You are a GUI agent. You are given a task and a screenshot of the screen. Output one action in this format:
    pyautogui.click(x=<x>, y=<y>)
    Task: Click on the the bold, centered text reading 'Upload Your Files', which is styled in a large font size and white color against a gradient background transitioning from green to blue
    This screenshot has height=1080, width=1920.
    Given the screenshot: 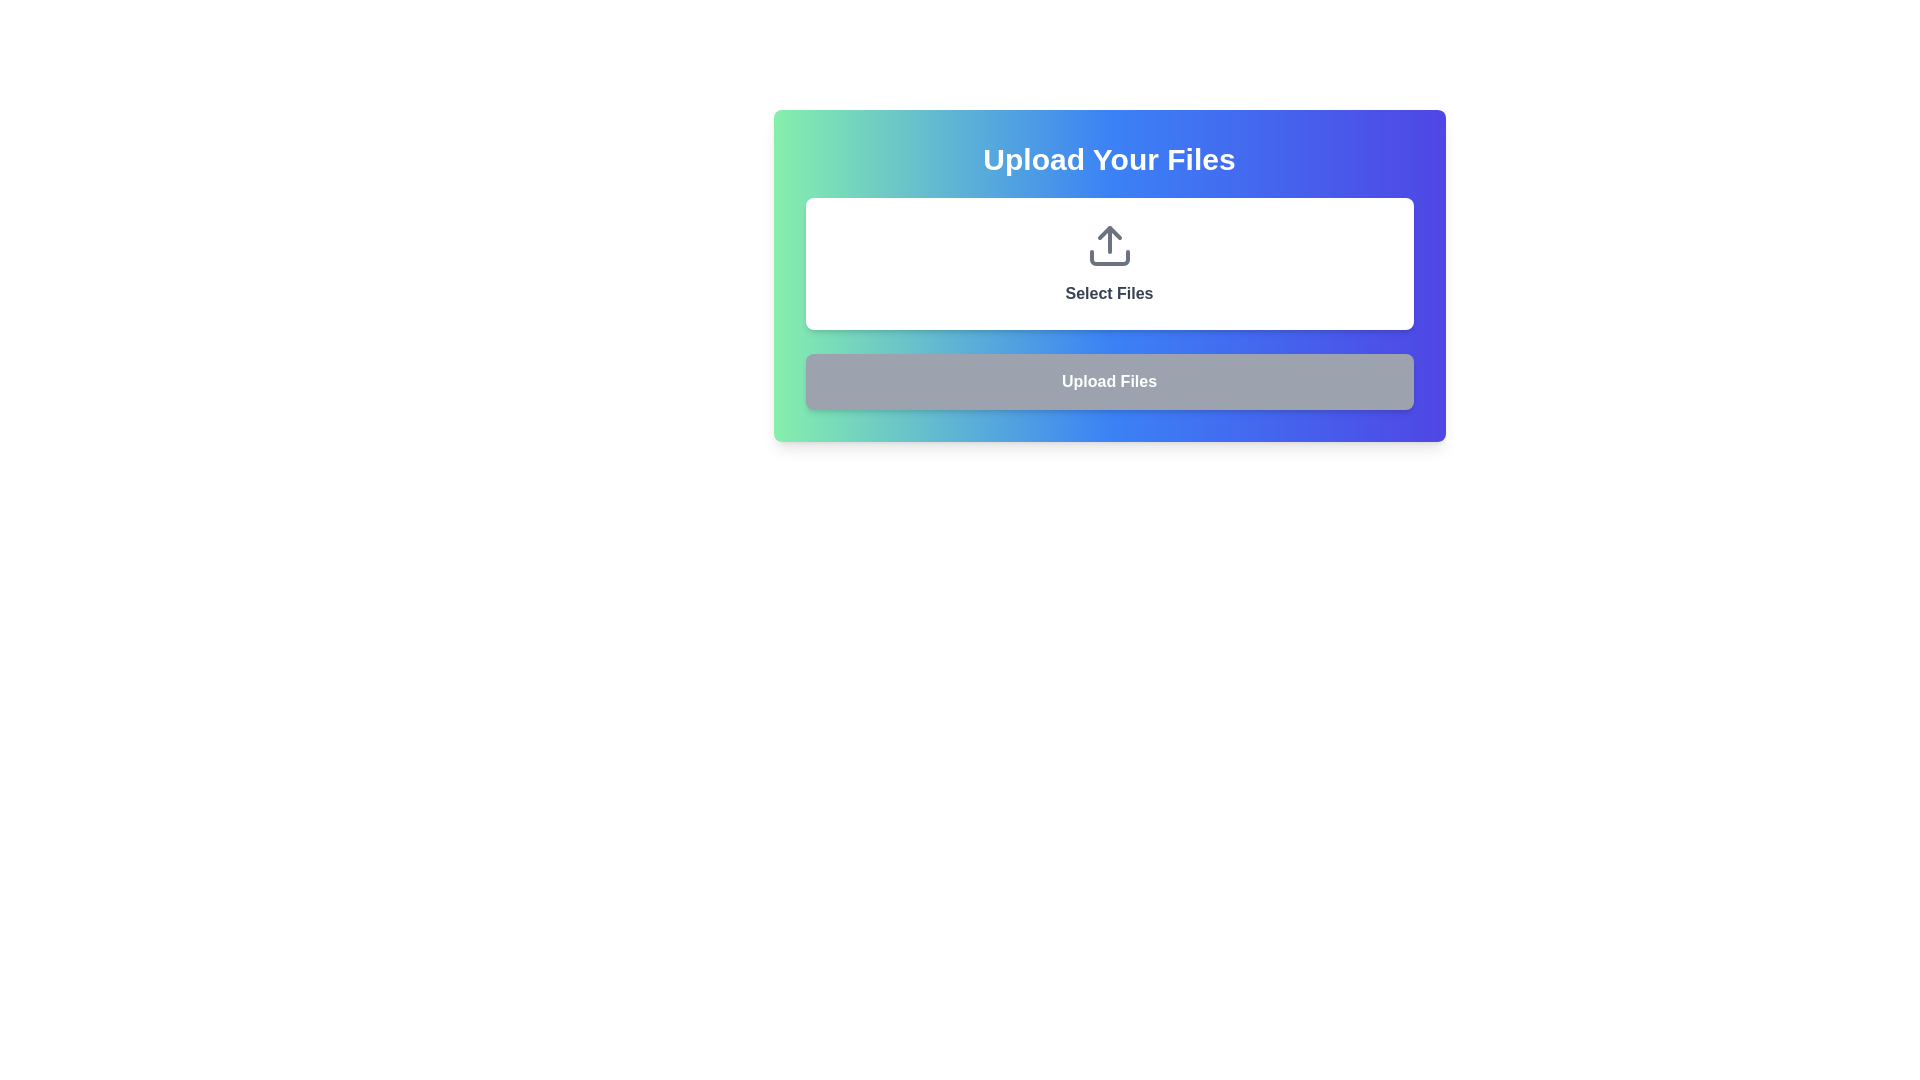 What is the action you would take?
    pyautogui.click(x=1108, y=158)
    